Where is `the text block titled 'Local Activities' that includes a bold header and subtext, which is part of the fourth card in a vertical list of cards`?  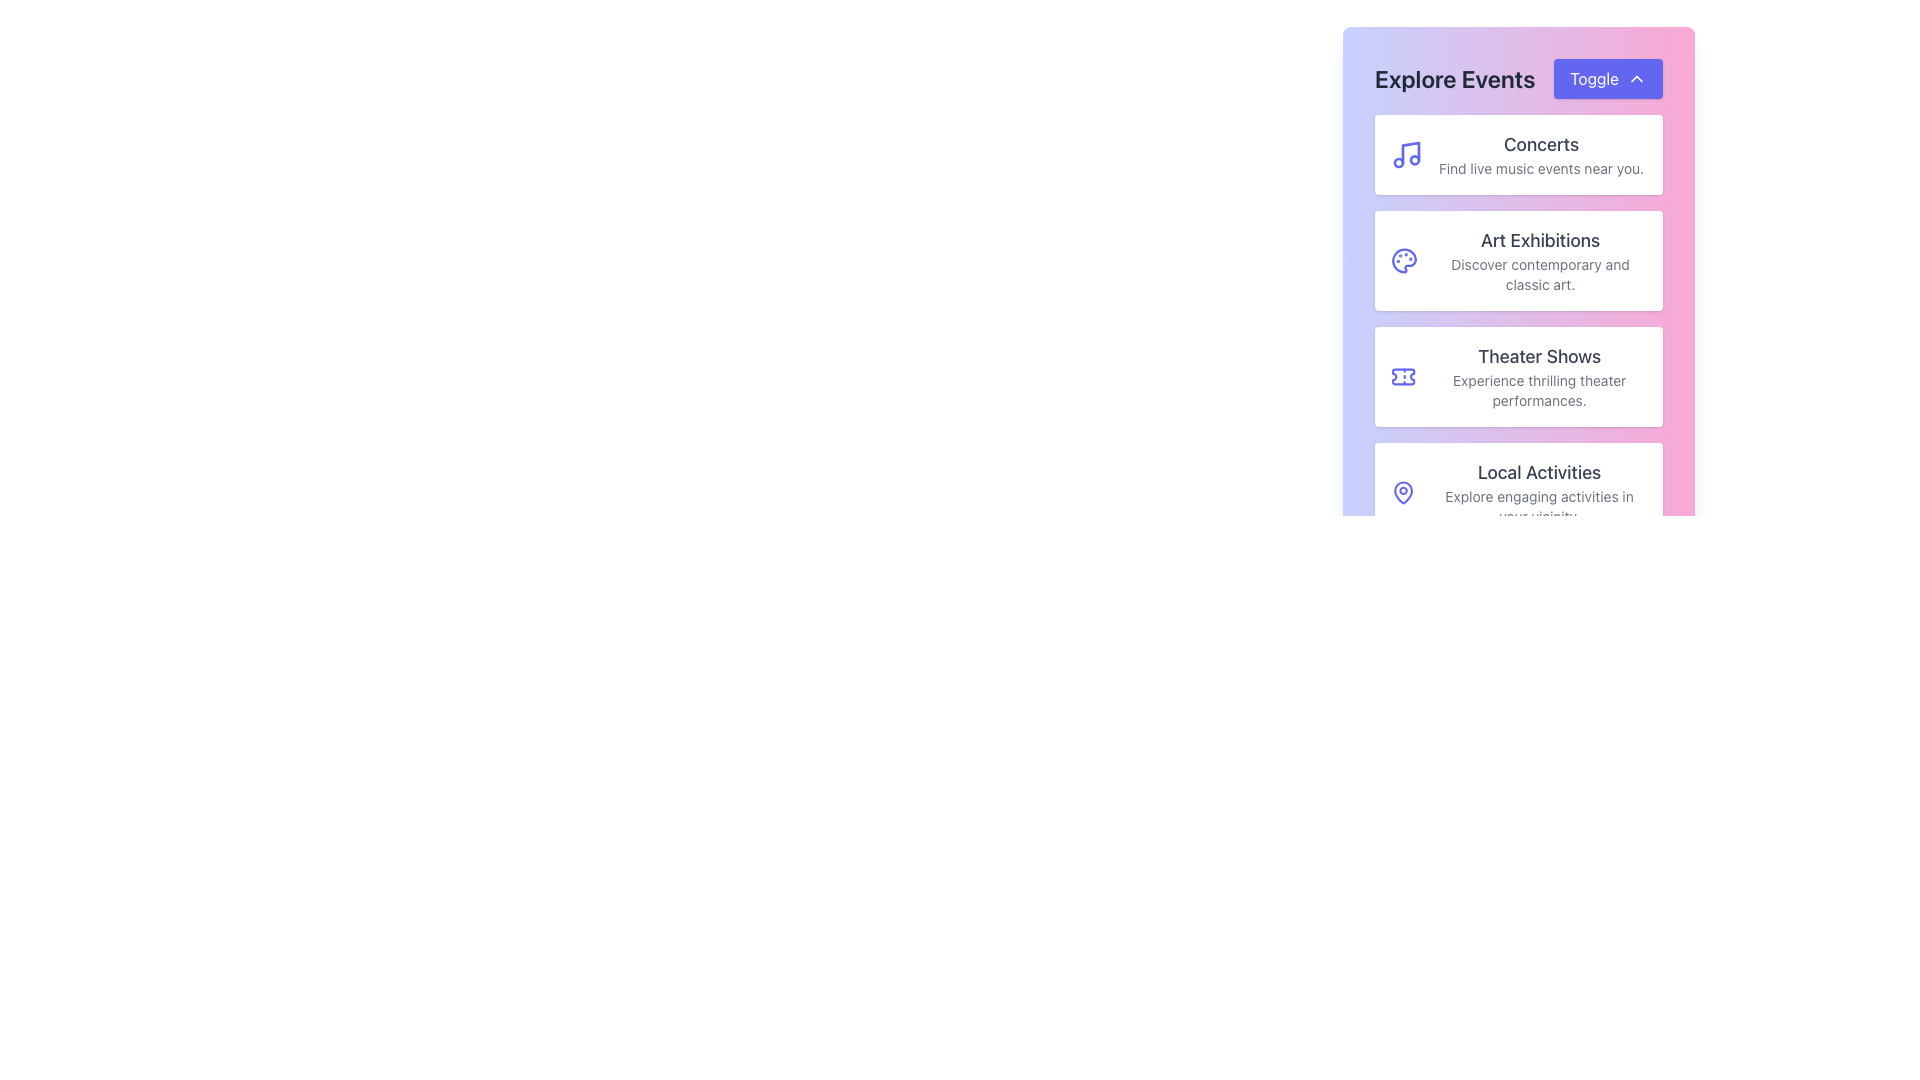 the text block titled 'Local Activities' that includes a bold header and subtext, which is part of the fourth card in a vertical list of cards is located at coordinates (1538, 493).